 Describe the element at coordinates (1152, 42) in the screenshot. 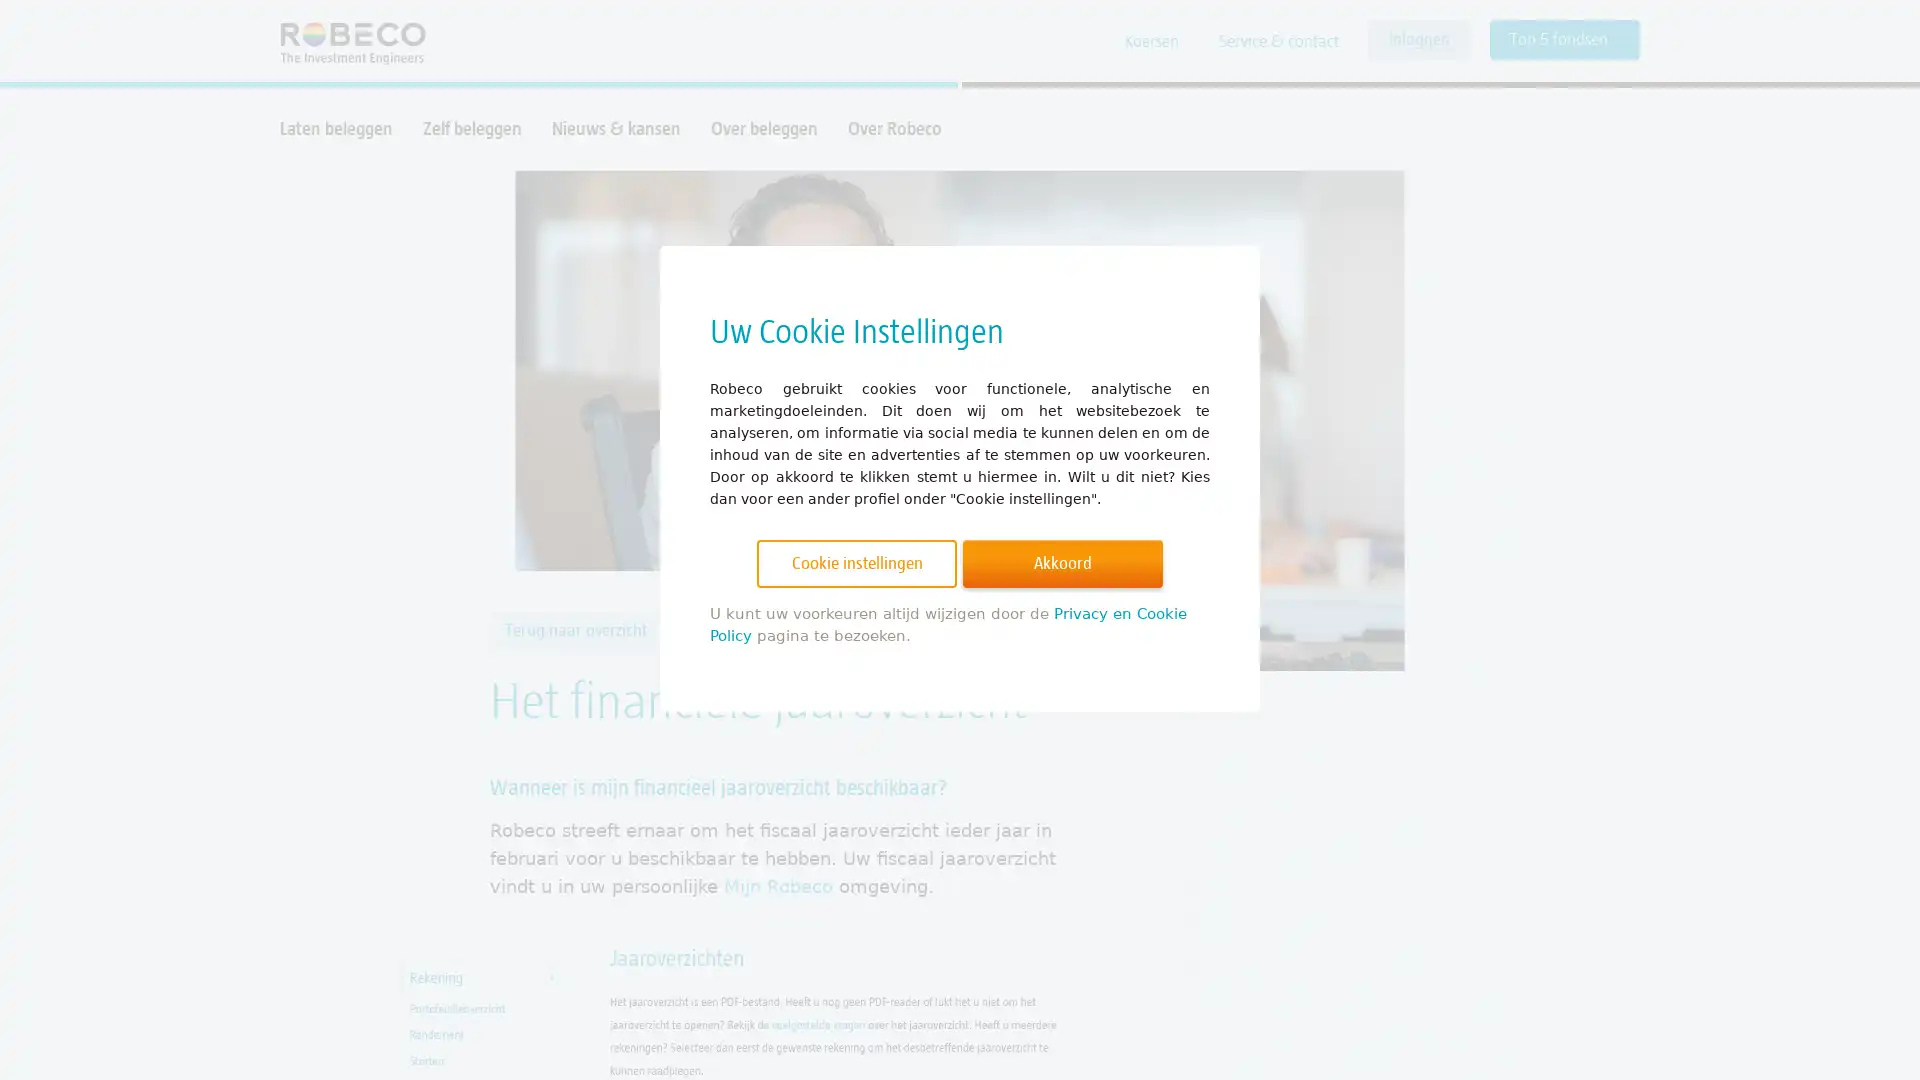

I see `Koersen` at that location.